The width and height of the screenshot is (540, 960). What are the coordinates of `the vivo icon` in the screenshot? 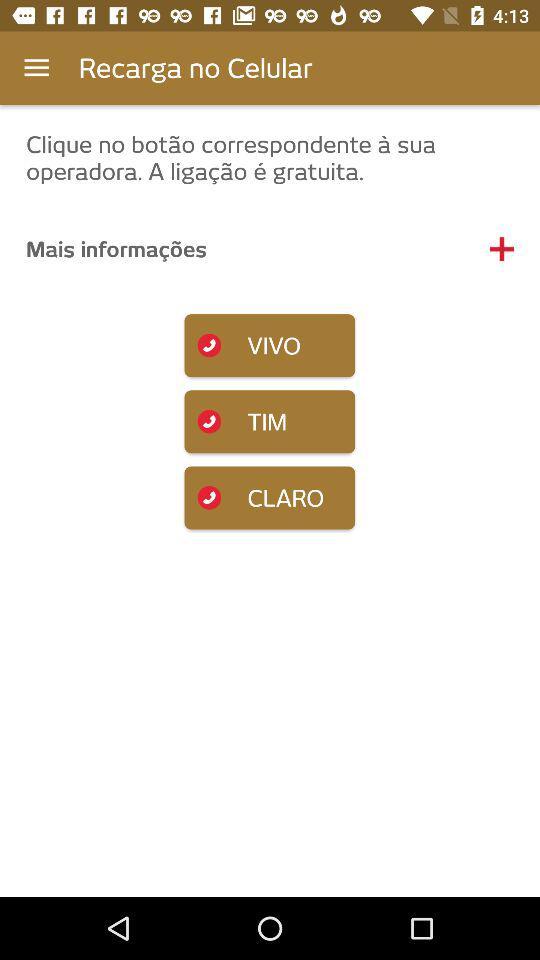 It's located at (269, 345).